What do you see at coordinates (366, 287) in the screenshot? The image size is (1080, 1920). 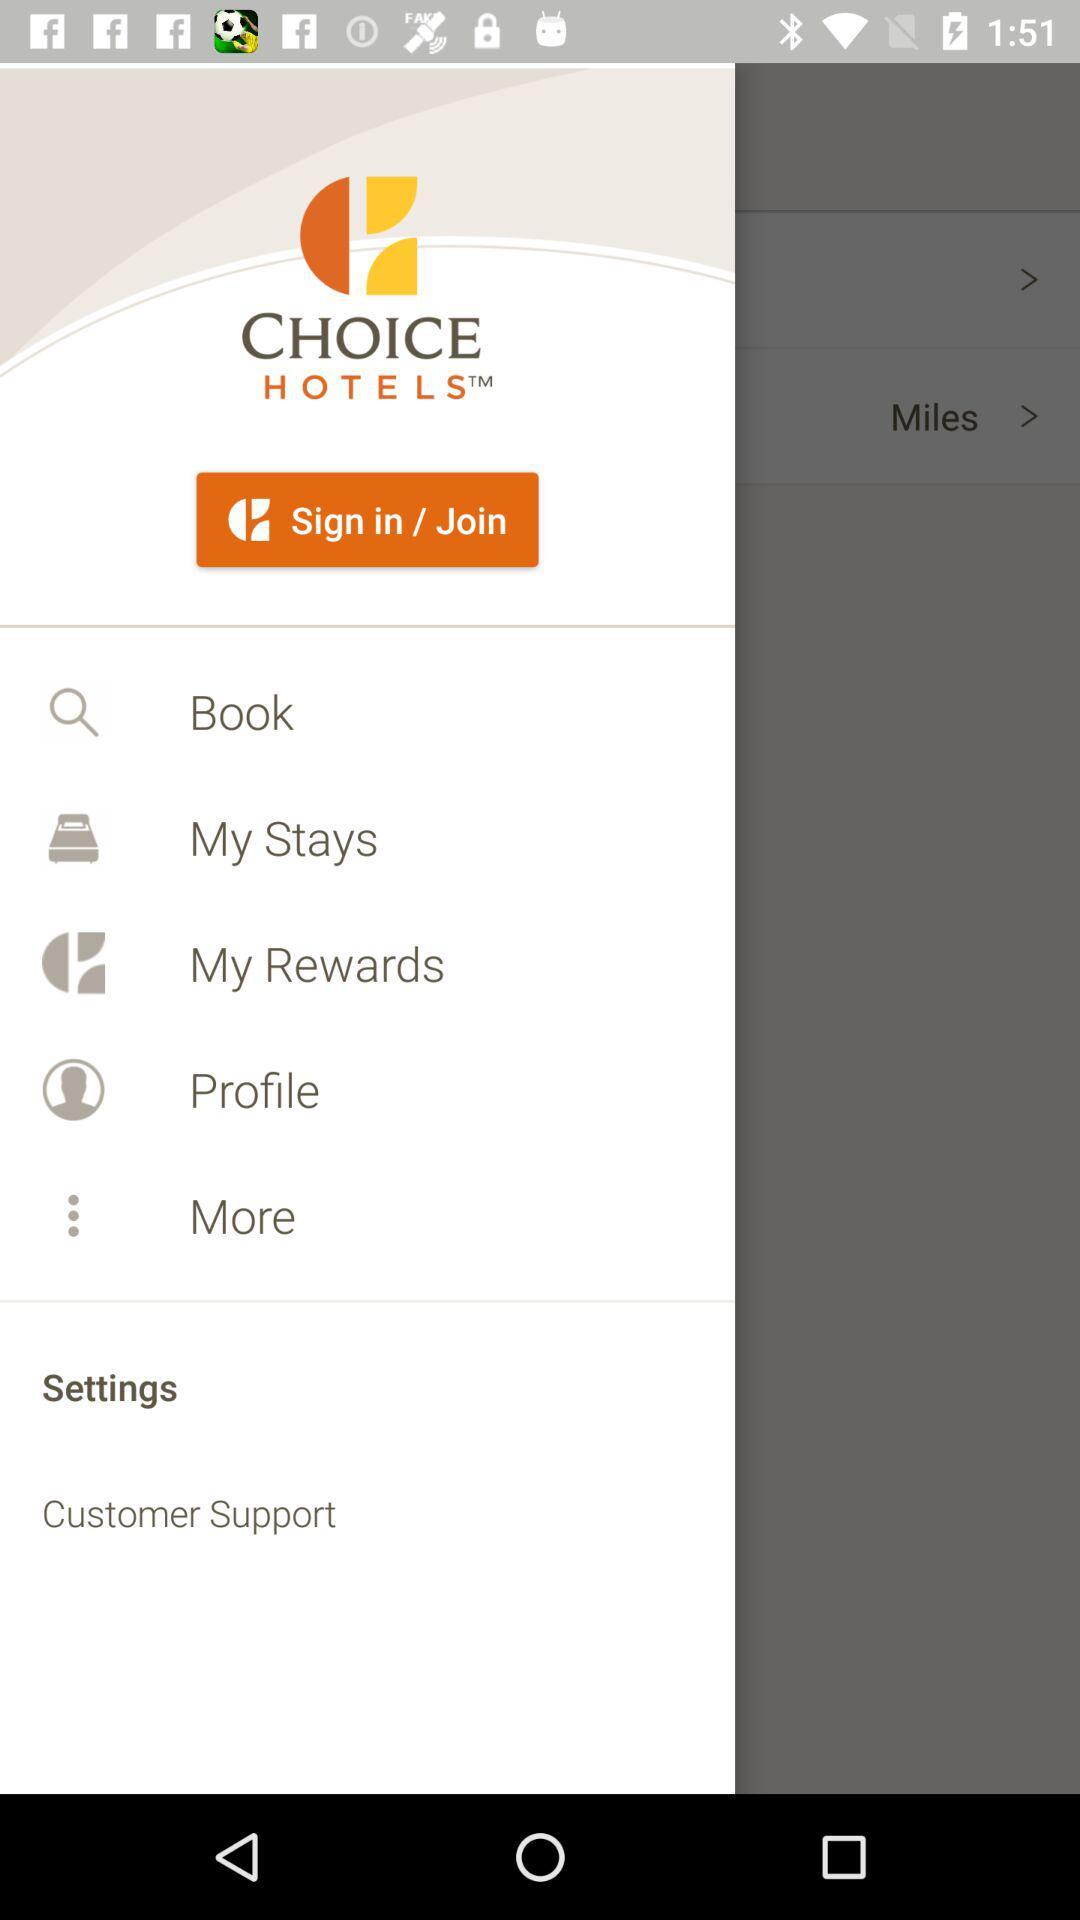 I see `the logo which is above the sign injoin` at bounding box center [366, 287].